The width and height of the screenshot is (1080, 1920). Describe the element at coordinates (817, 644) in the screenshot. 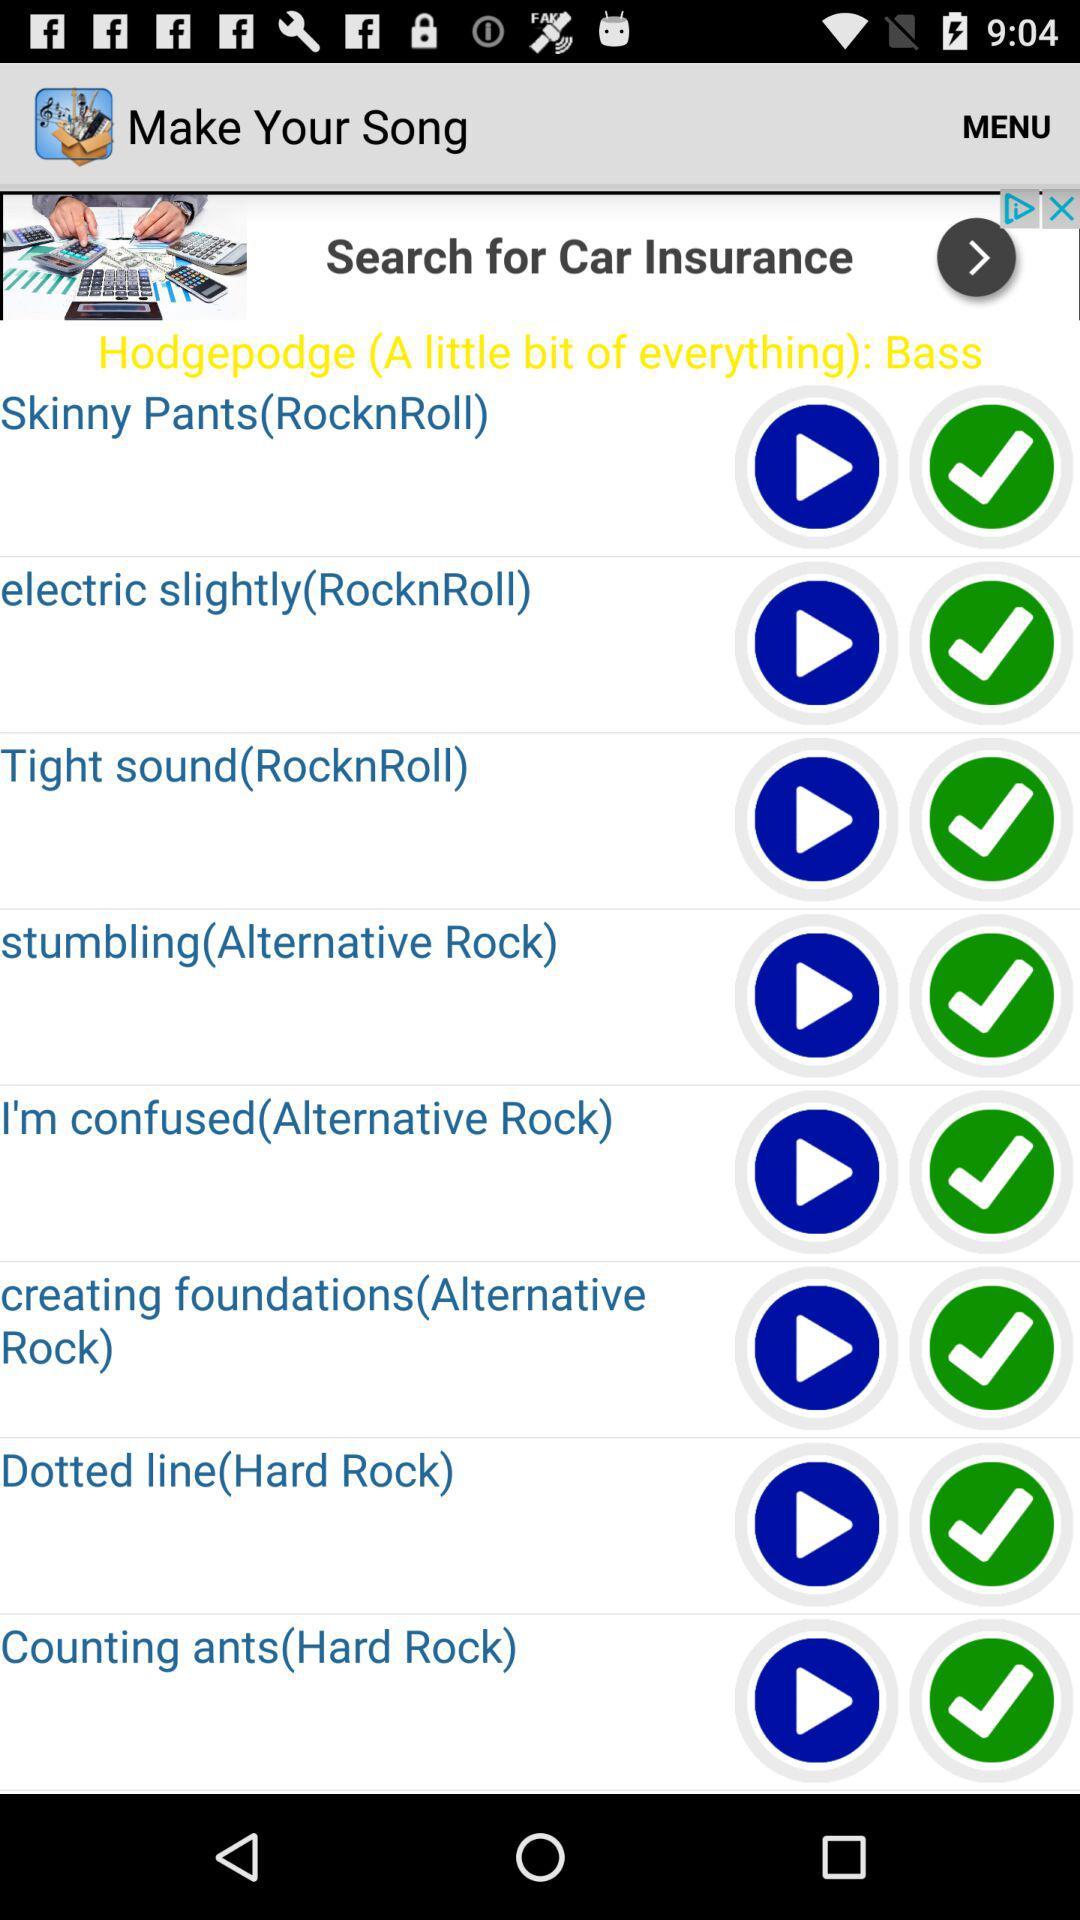

I see `selected sound` at that location.